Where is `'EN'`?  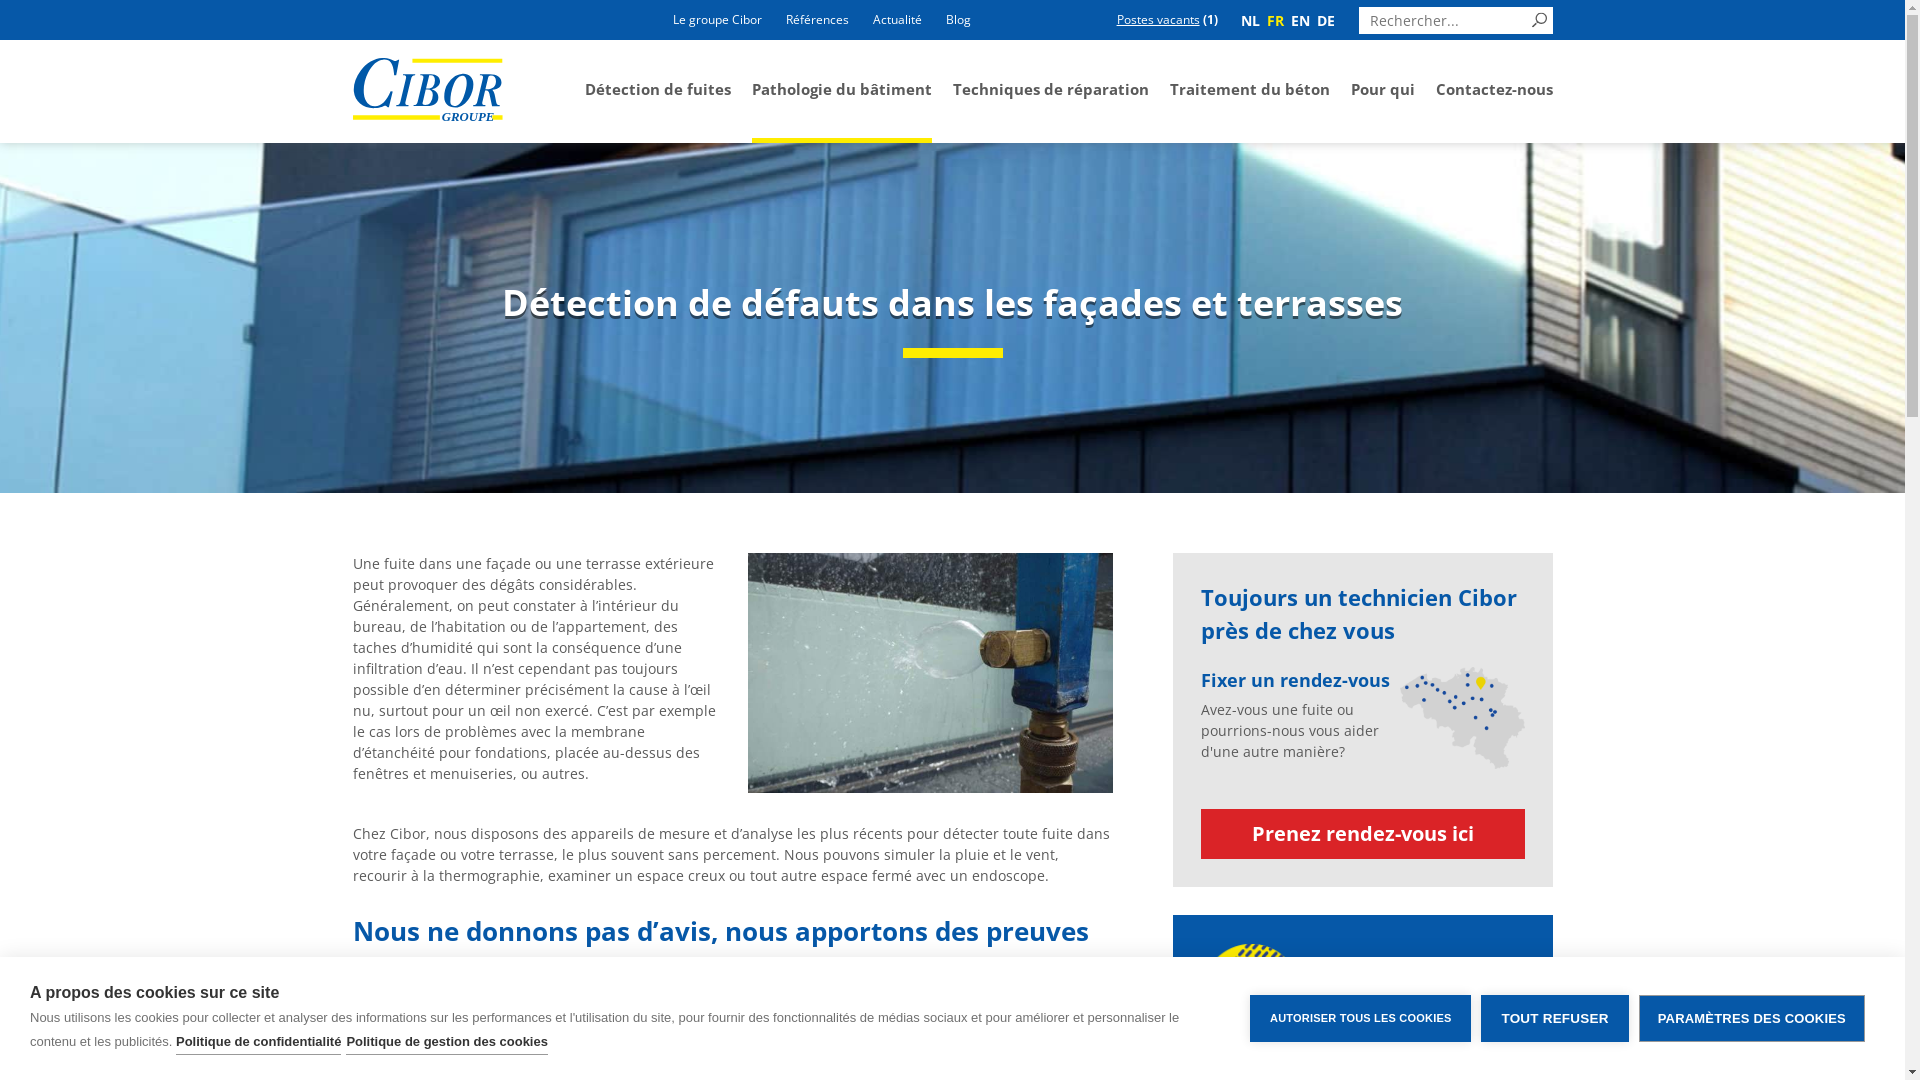
'EN' is located at coordinates (1300, 19).